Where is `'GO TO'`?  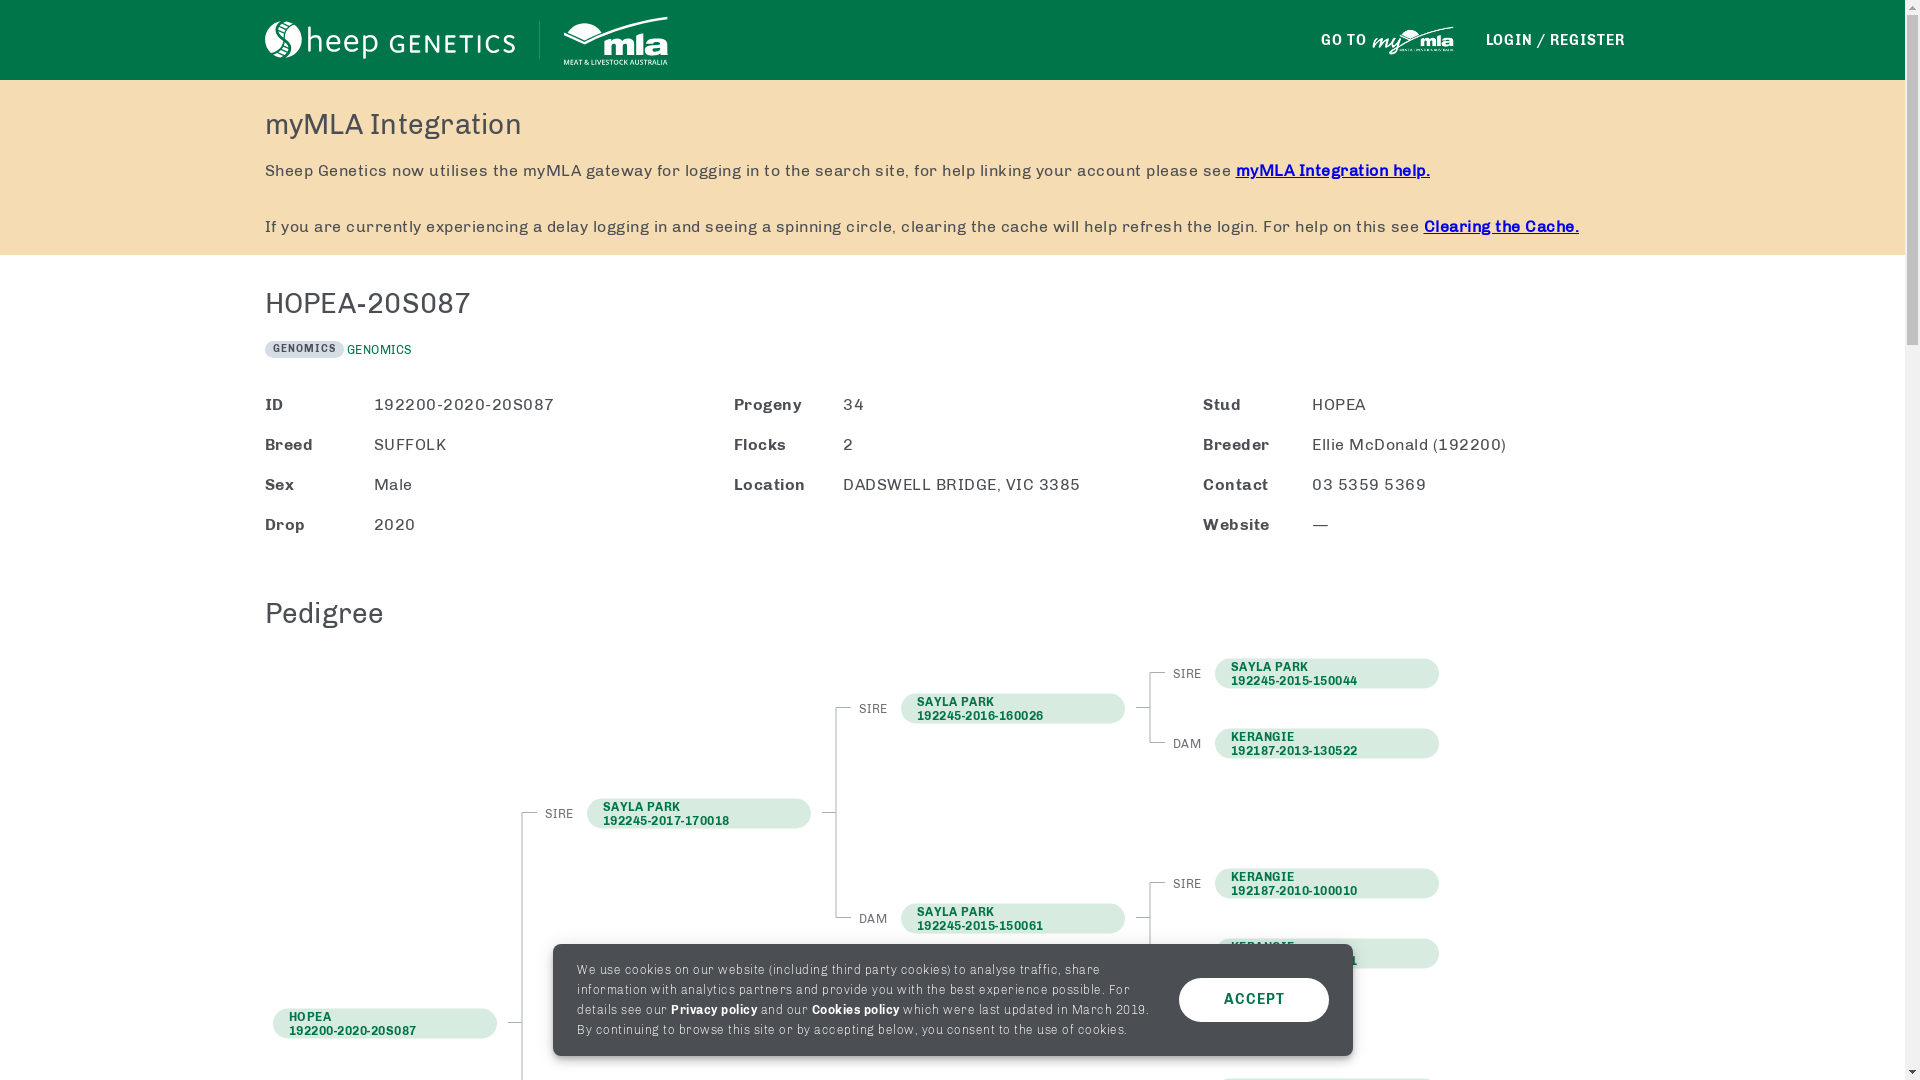 'GO TO' is located at coordinates (1386, 40).